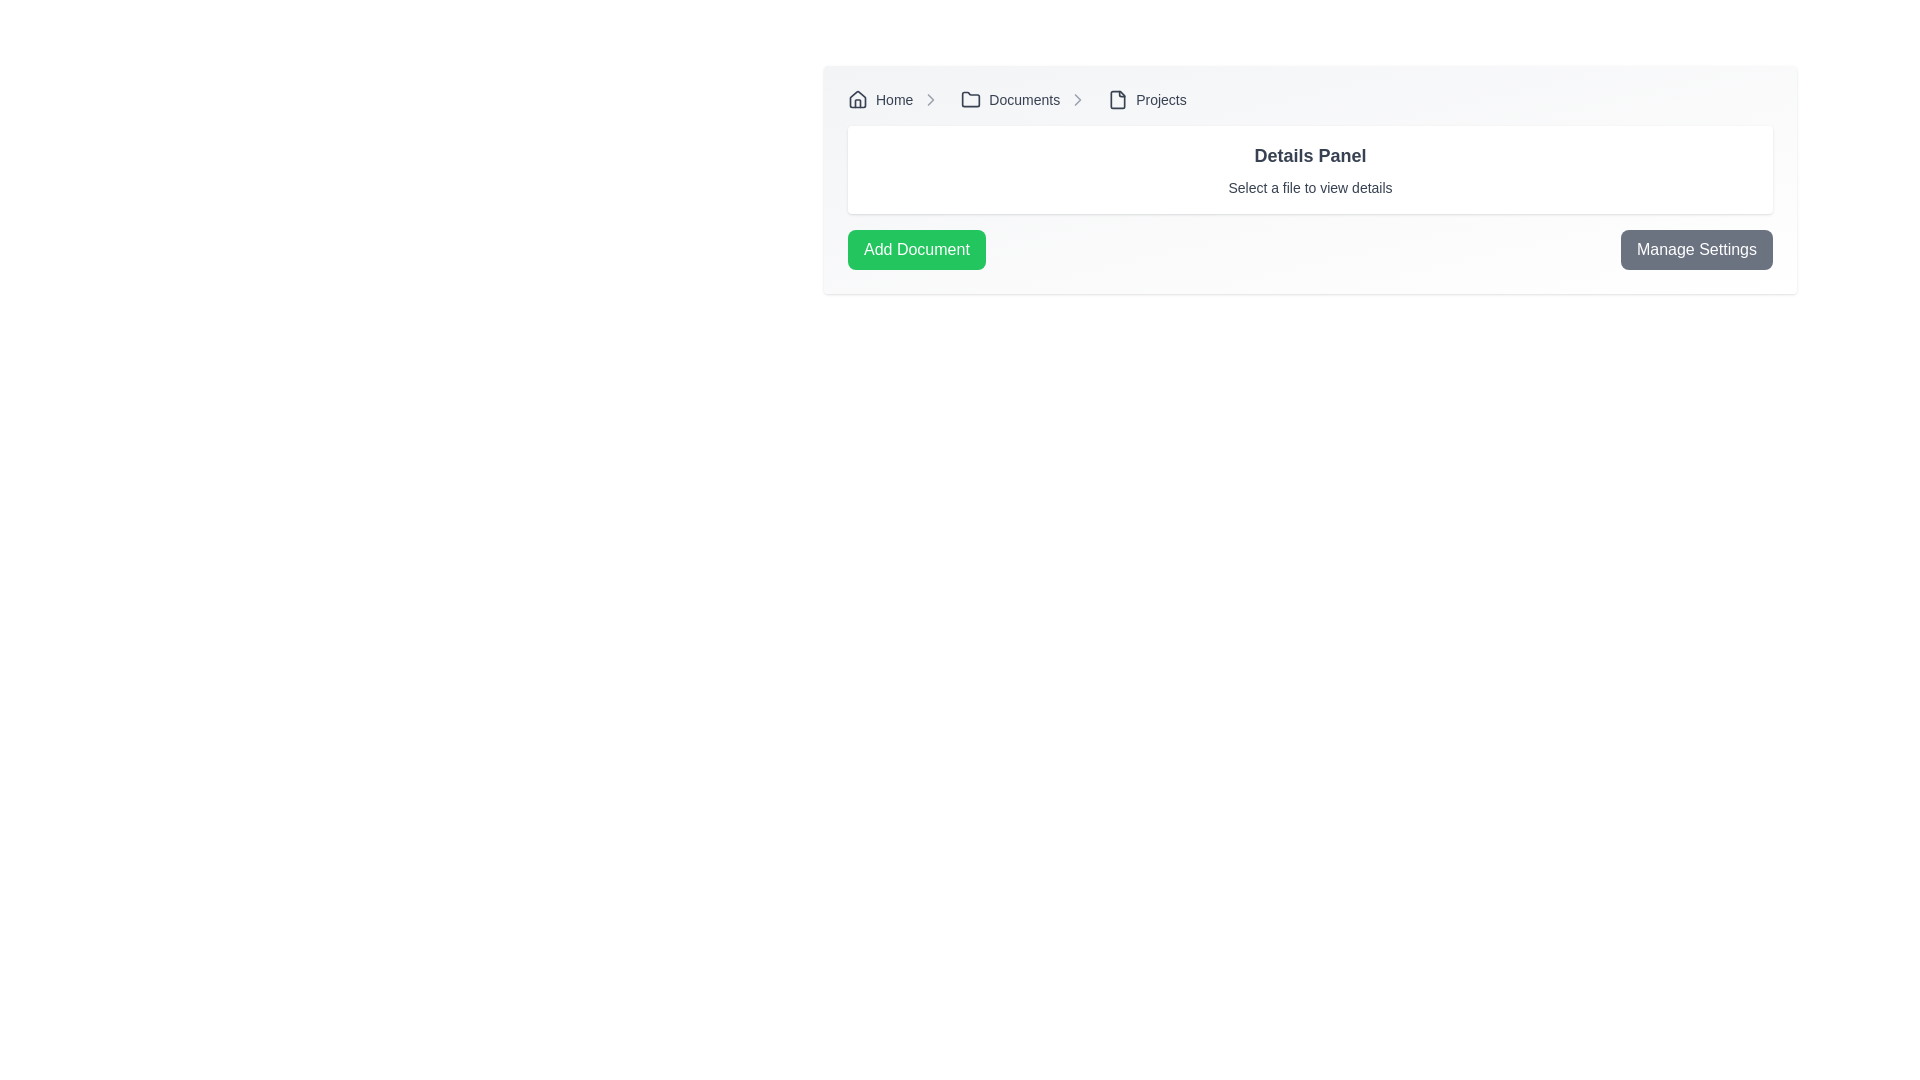 The image size is (1920, 1080). Describe the element at coordinates (1310, 188) in the screenshot. I see `the informational label located below the 'Details Panel' title in the Details Panel section to provide guidance for file selection` at that location.